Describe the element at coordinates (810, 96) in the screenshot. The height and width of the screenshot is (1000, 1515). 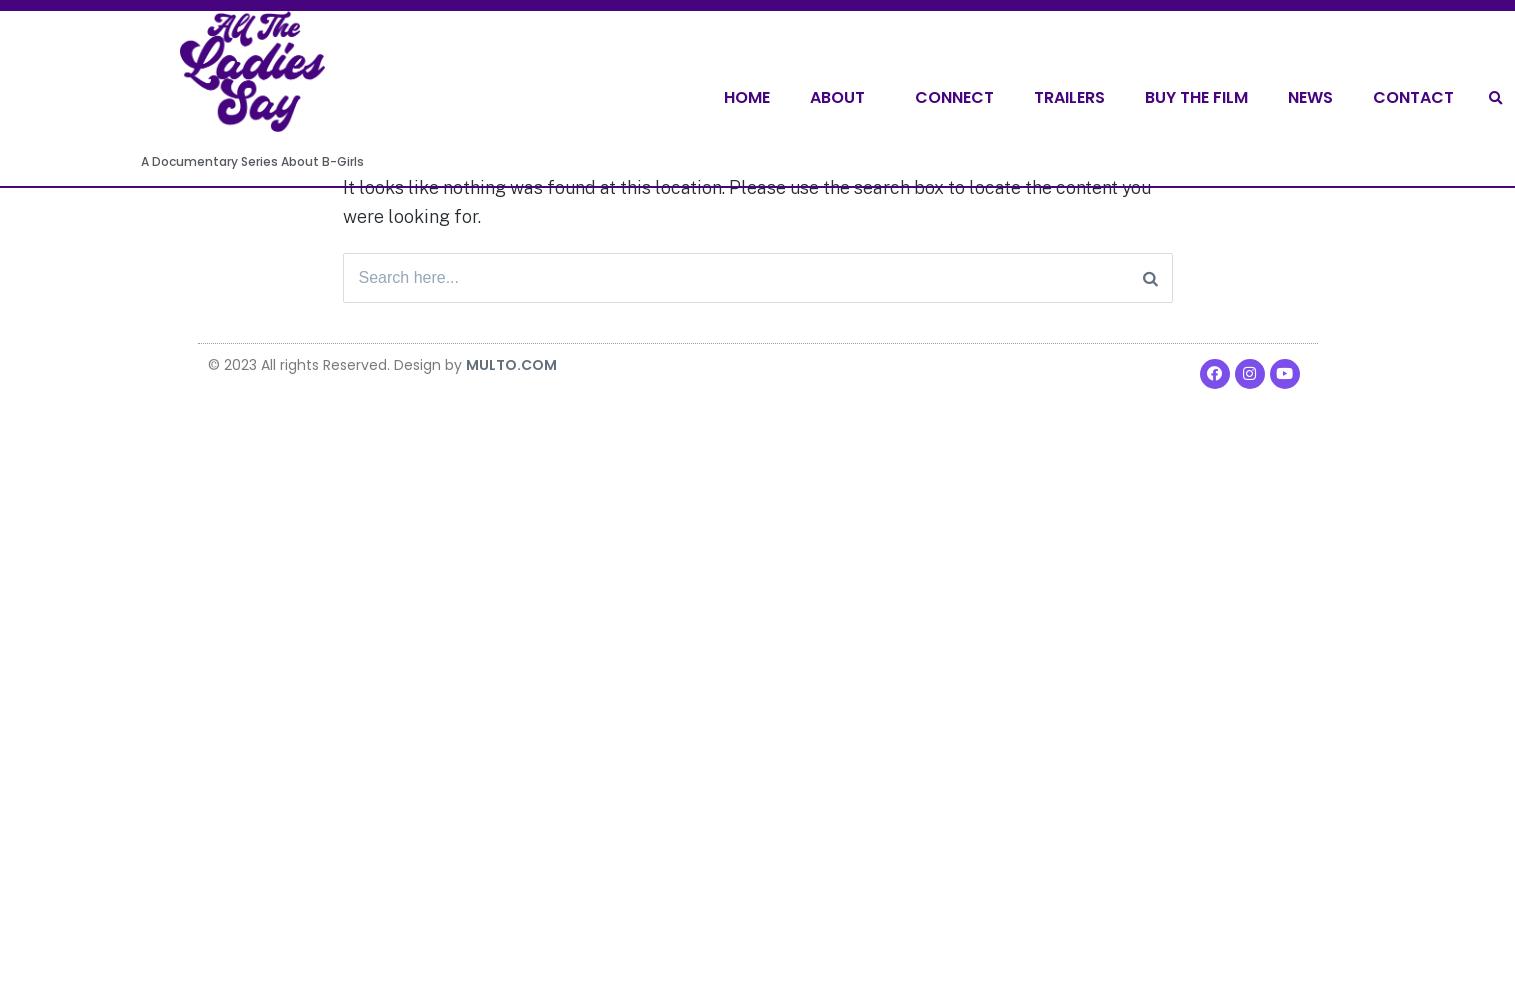
I see `'About'` at that location.